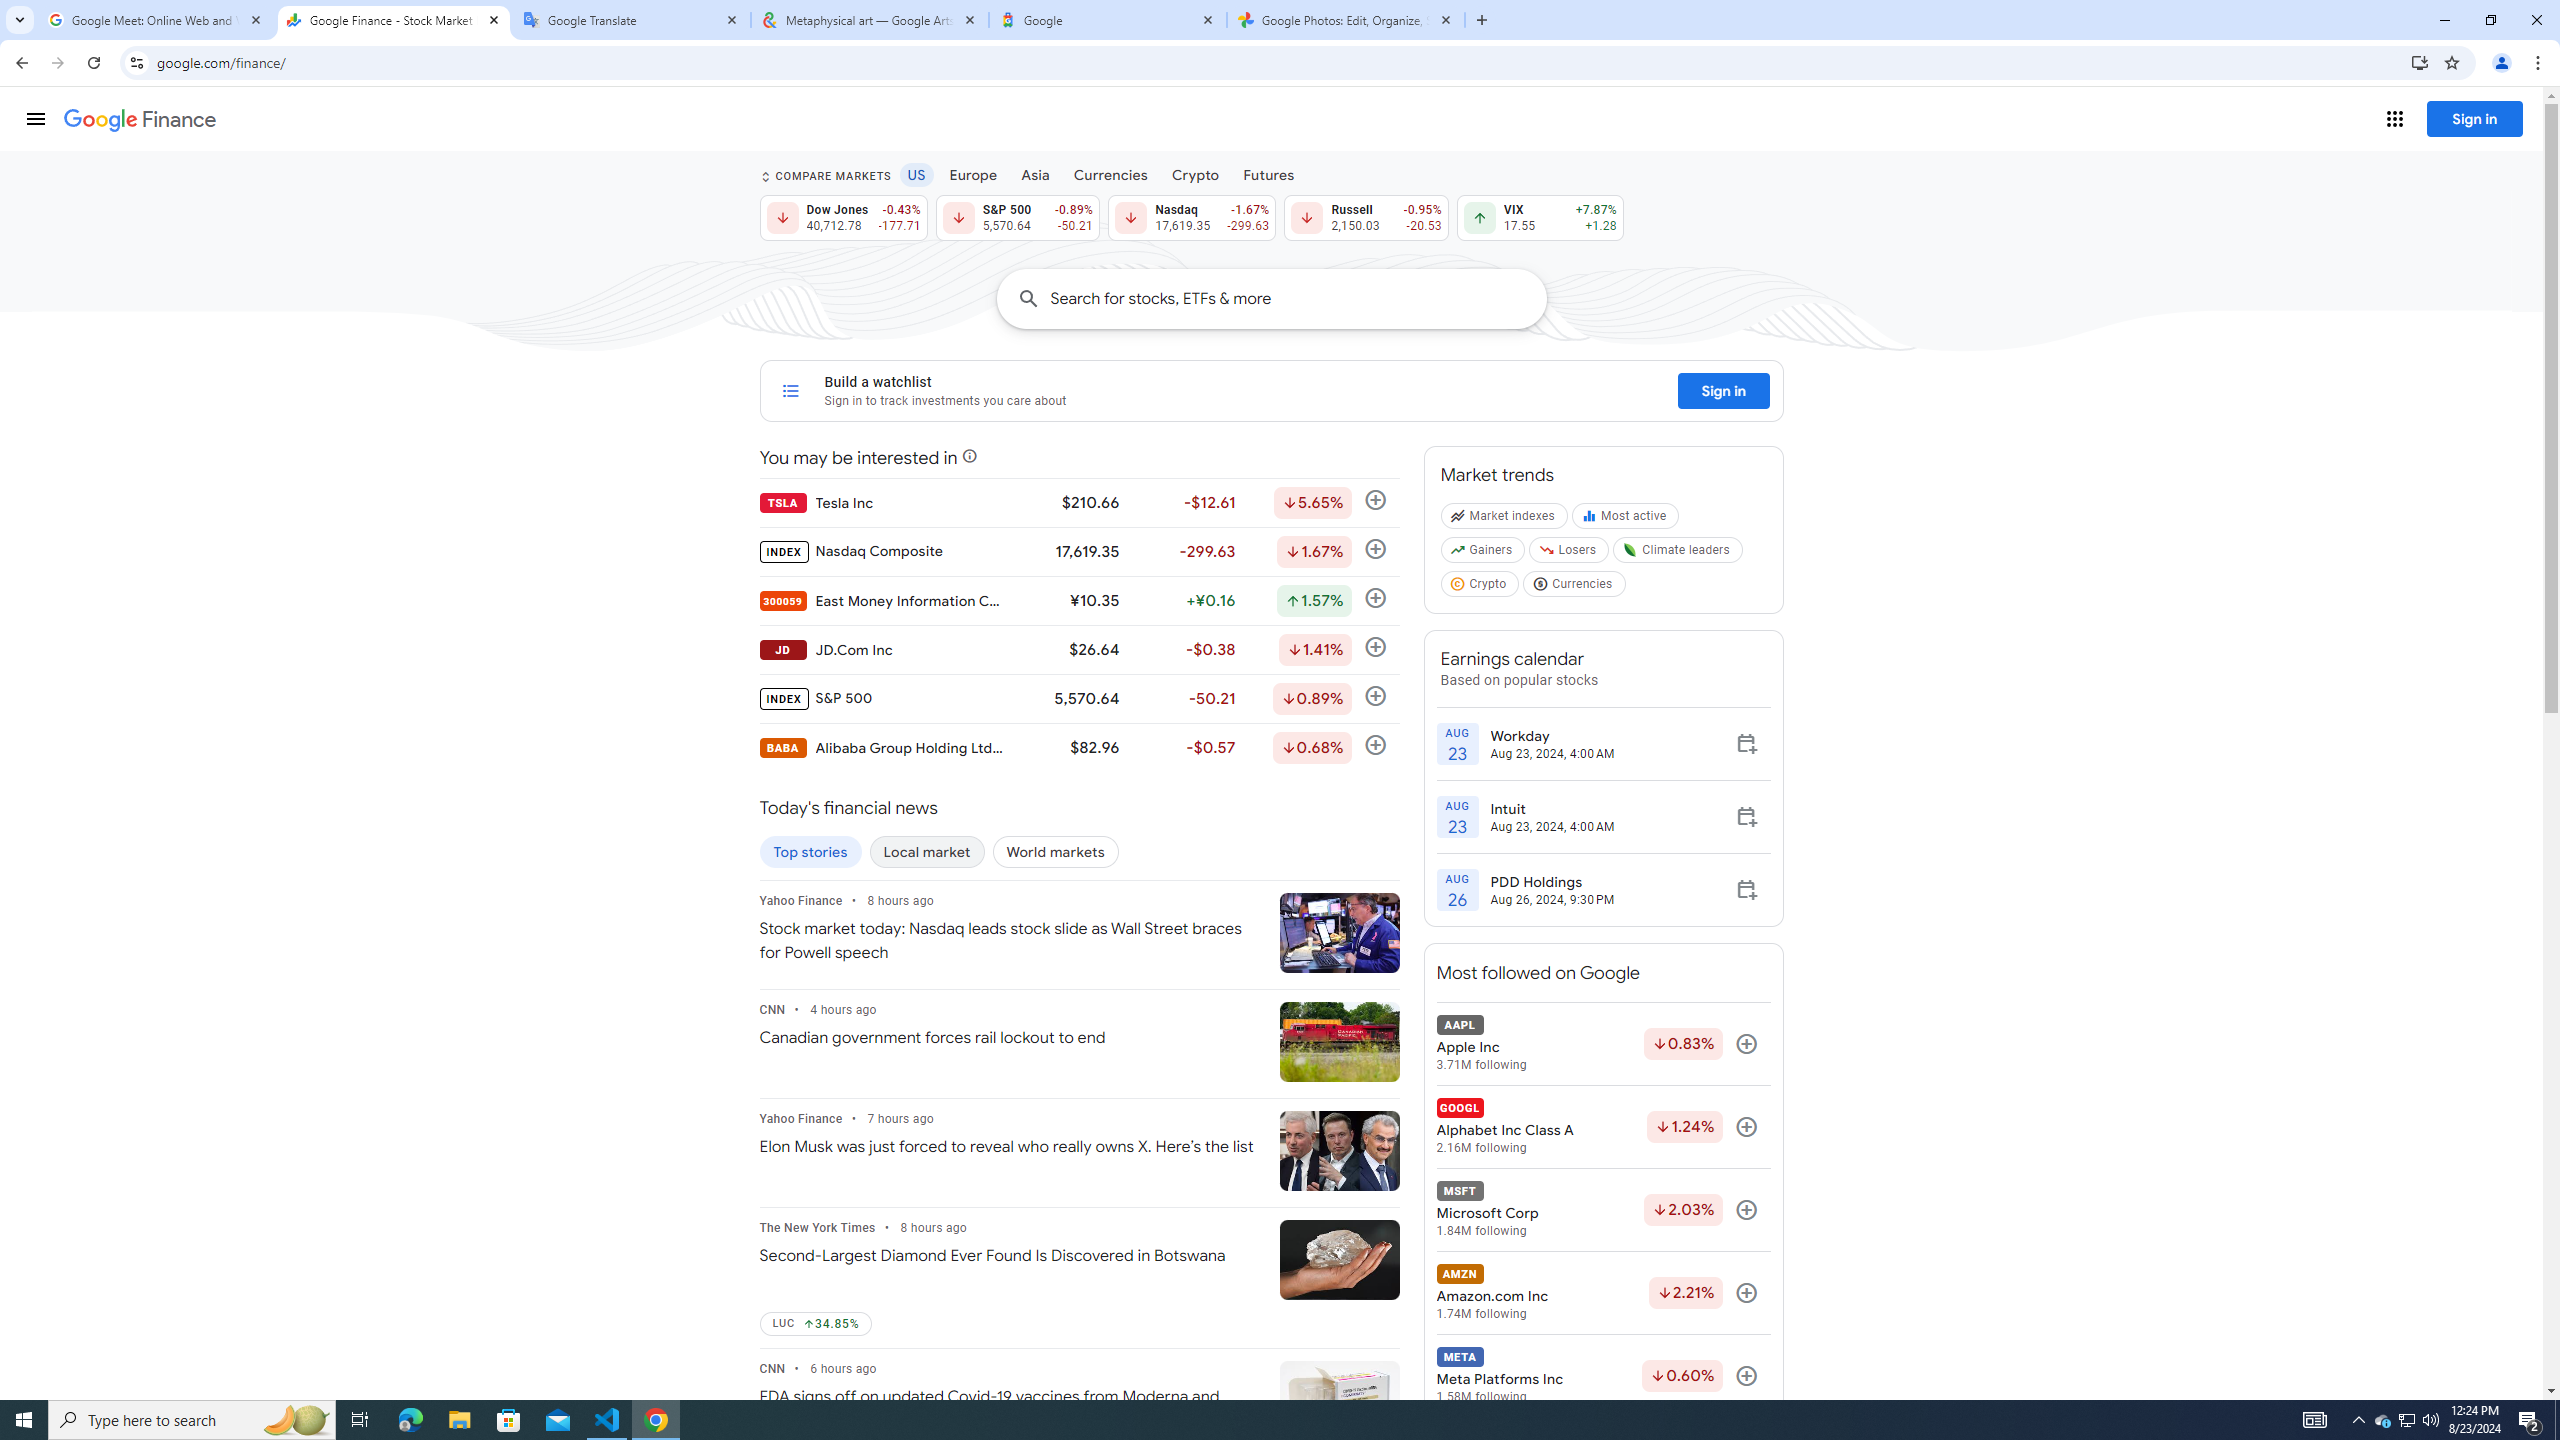 This screenshot has width=2560, height=1440. Describe the element at coordinates (916, 173) in the screenshot. I see `'US'` at that location.